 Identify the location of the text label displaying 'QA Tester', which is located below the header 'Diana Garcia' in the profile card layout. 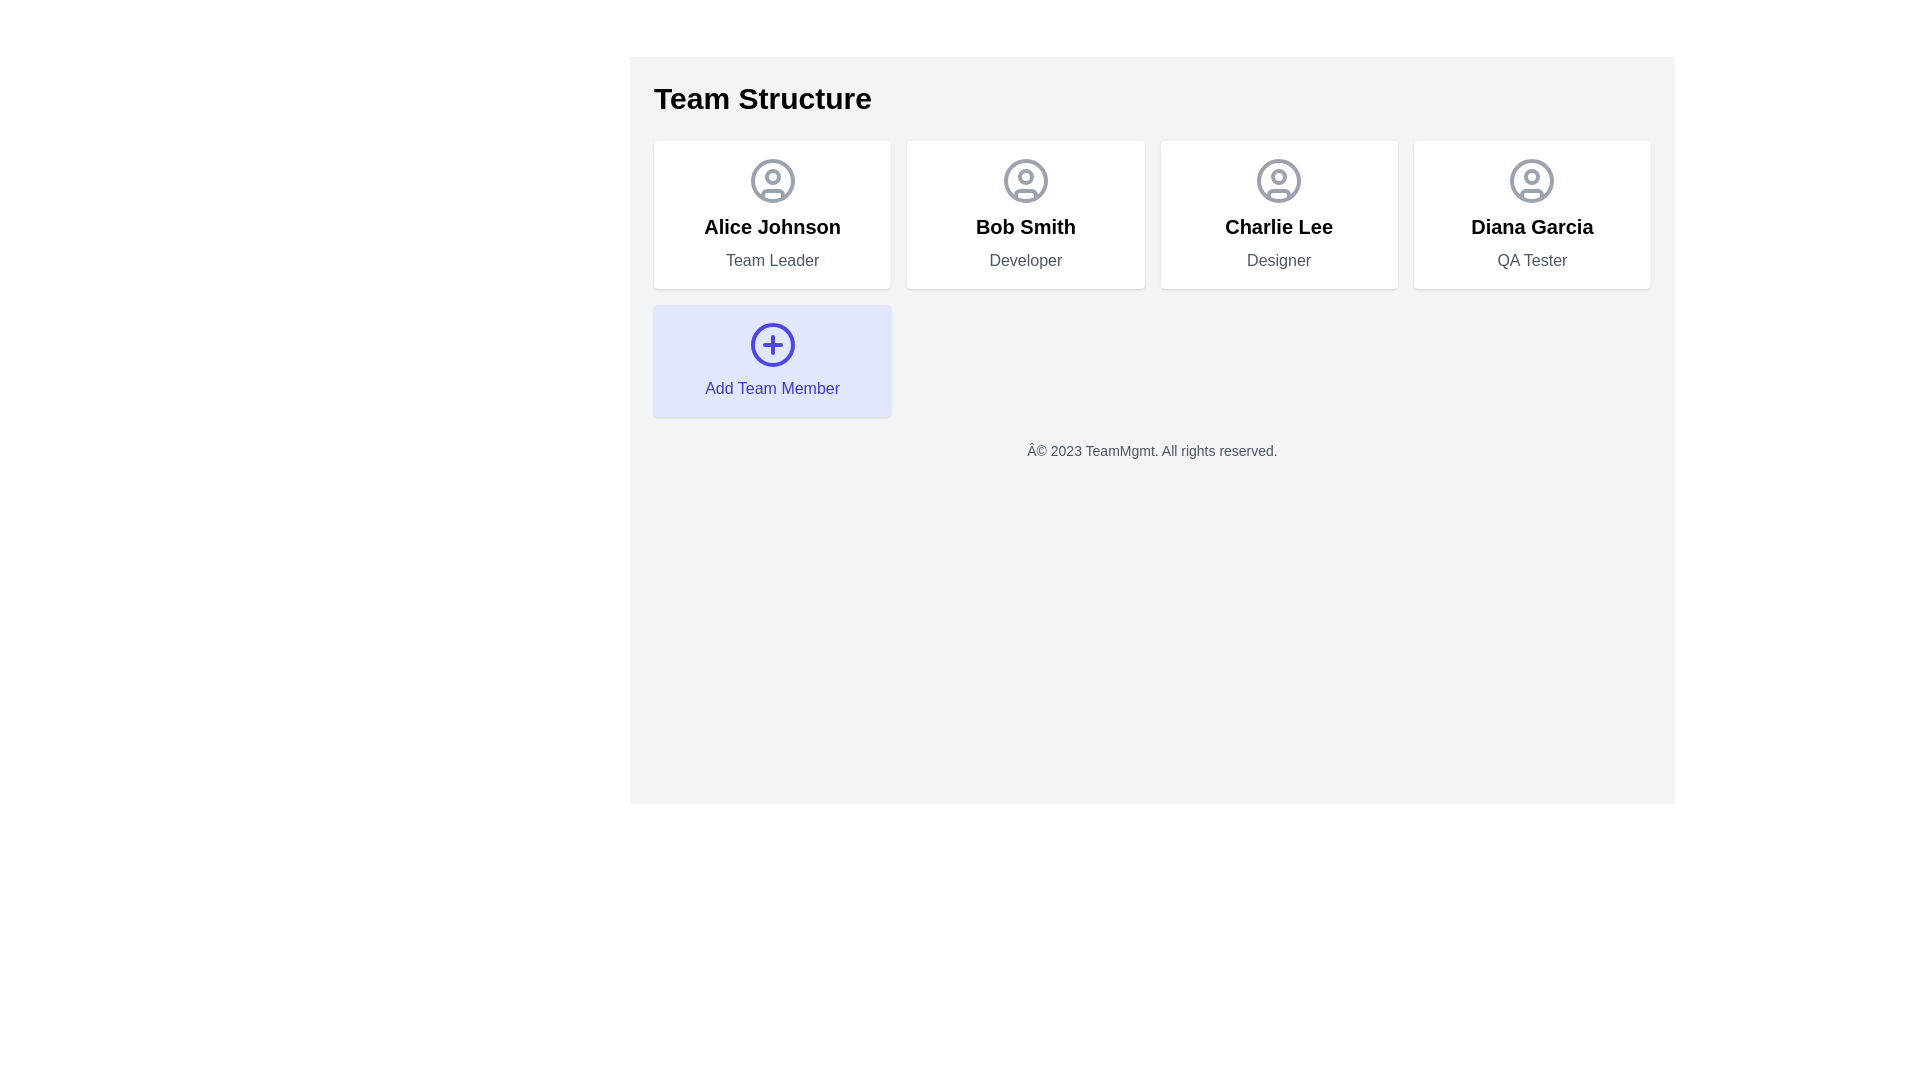
(1531, 260).